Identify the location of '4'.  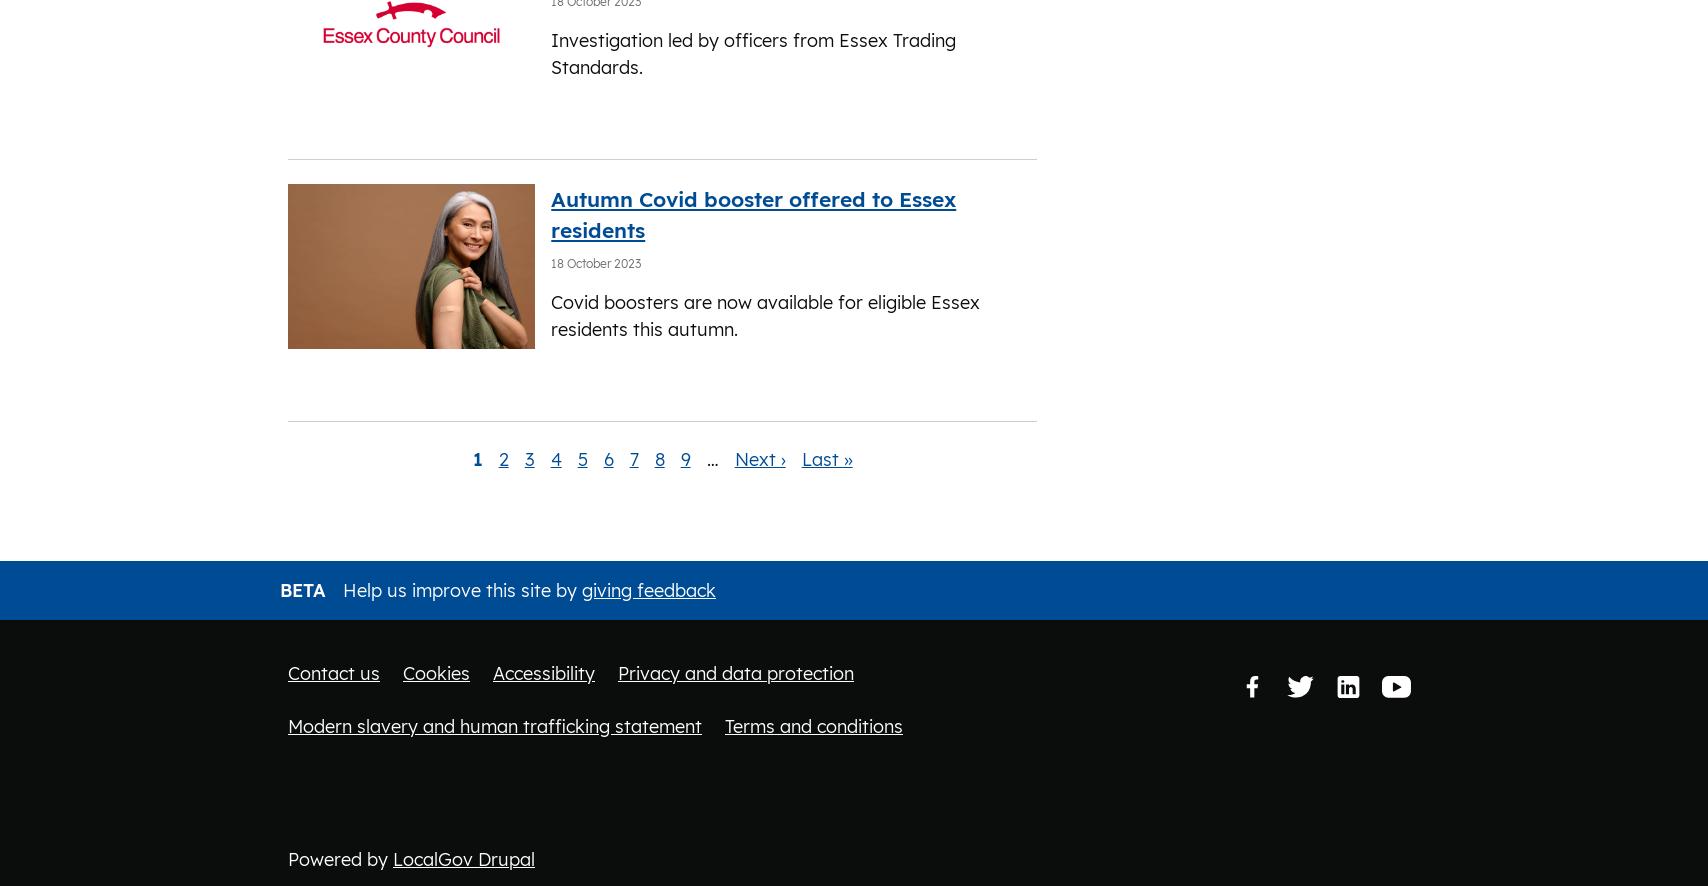
(555, 458).